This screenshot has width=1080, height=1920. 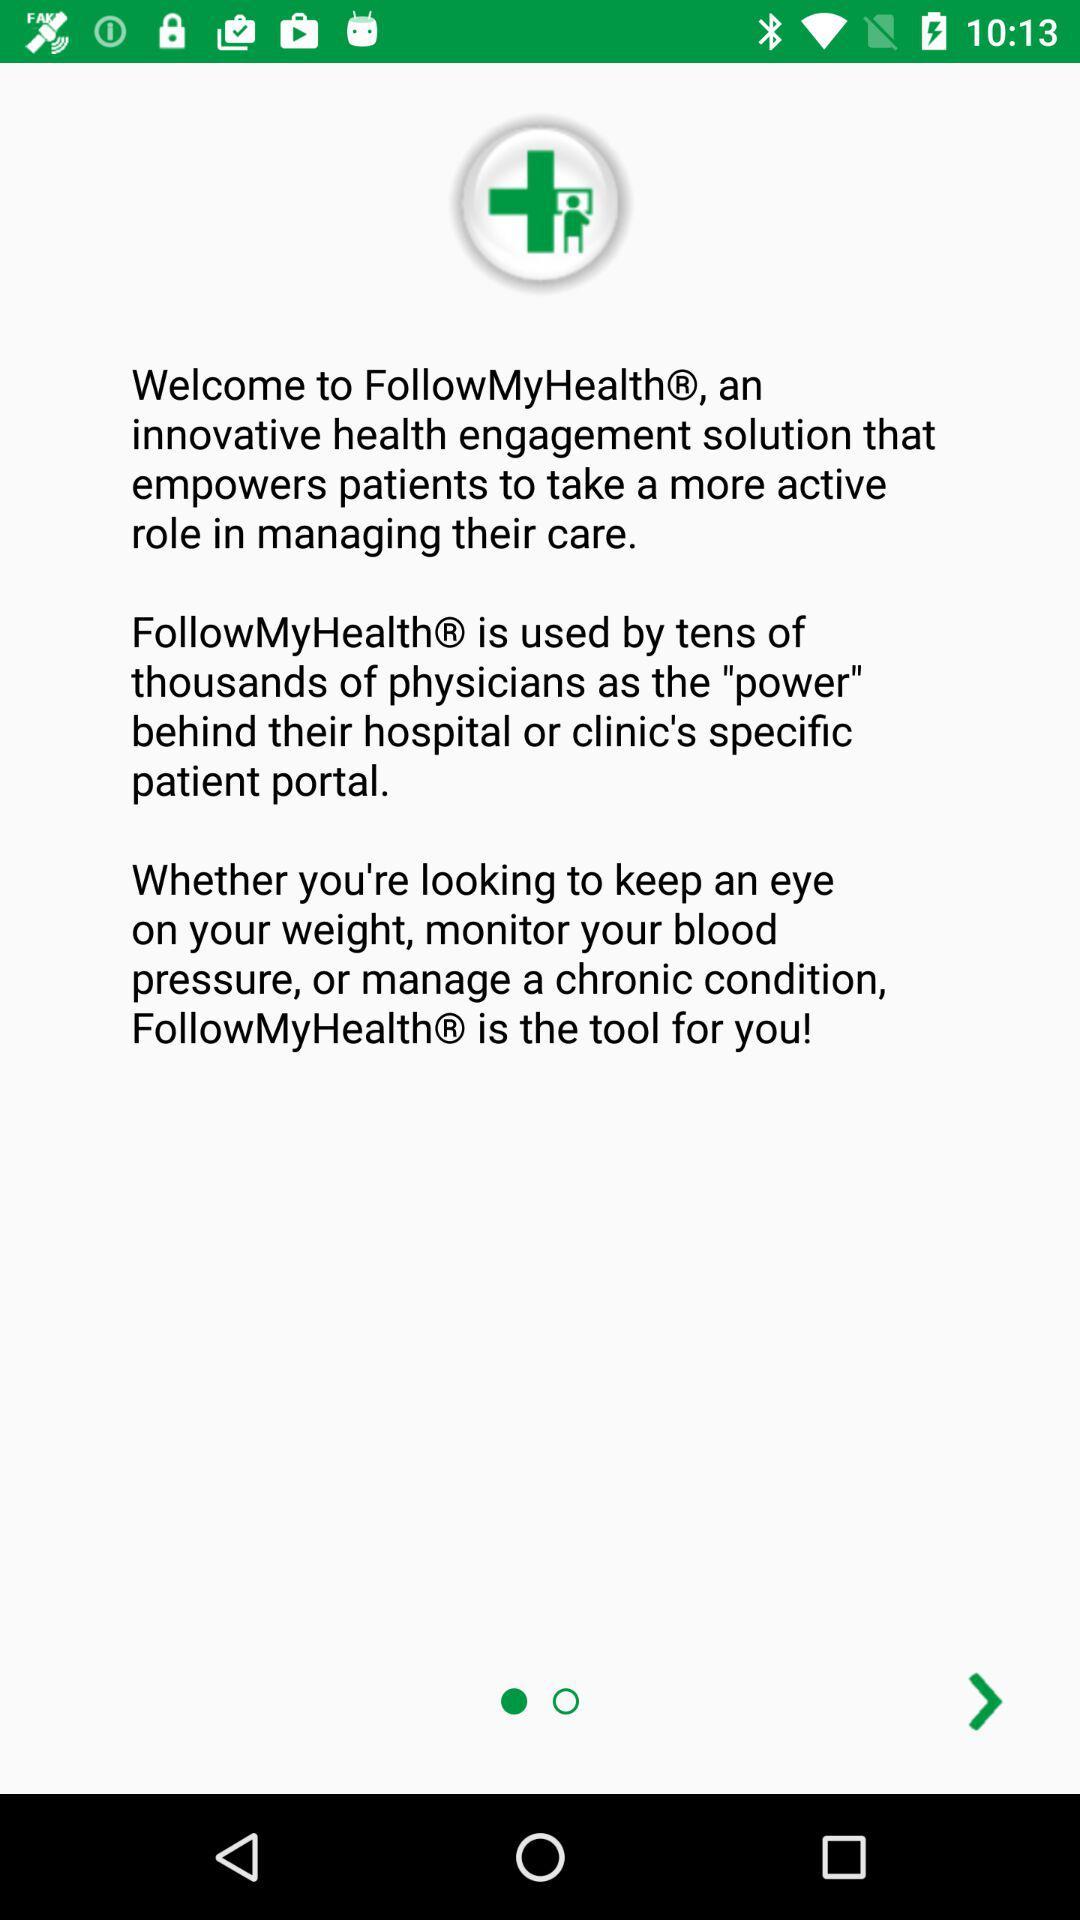 What do you see at coordinates (984, 1700) in the screenshot?
I see `icon below the welcome to followmyhealth item` at bounding box center [984, 1700].